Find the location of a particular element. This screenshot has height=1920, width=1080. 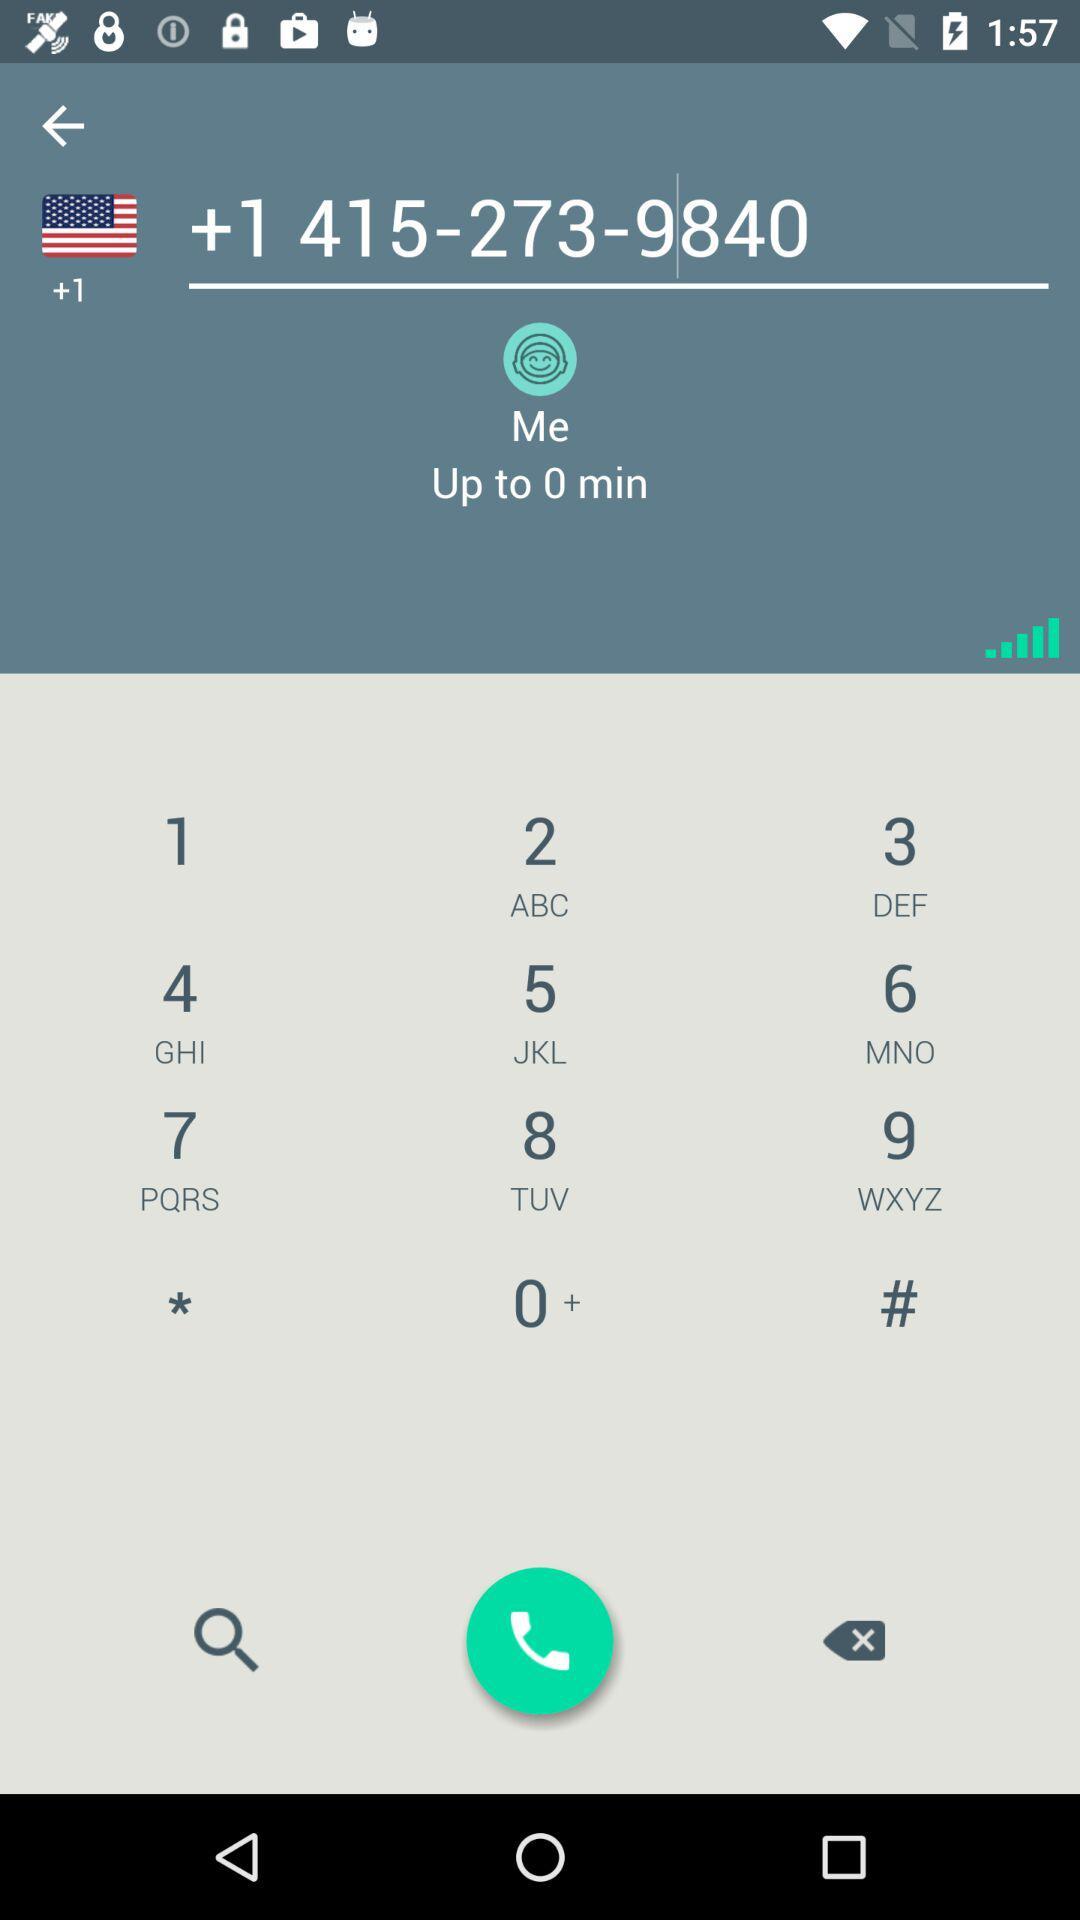

call this number is located at coordinates (540, 1641).